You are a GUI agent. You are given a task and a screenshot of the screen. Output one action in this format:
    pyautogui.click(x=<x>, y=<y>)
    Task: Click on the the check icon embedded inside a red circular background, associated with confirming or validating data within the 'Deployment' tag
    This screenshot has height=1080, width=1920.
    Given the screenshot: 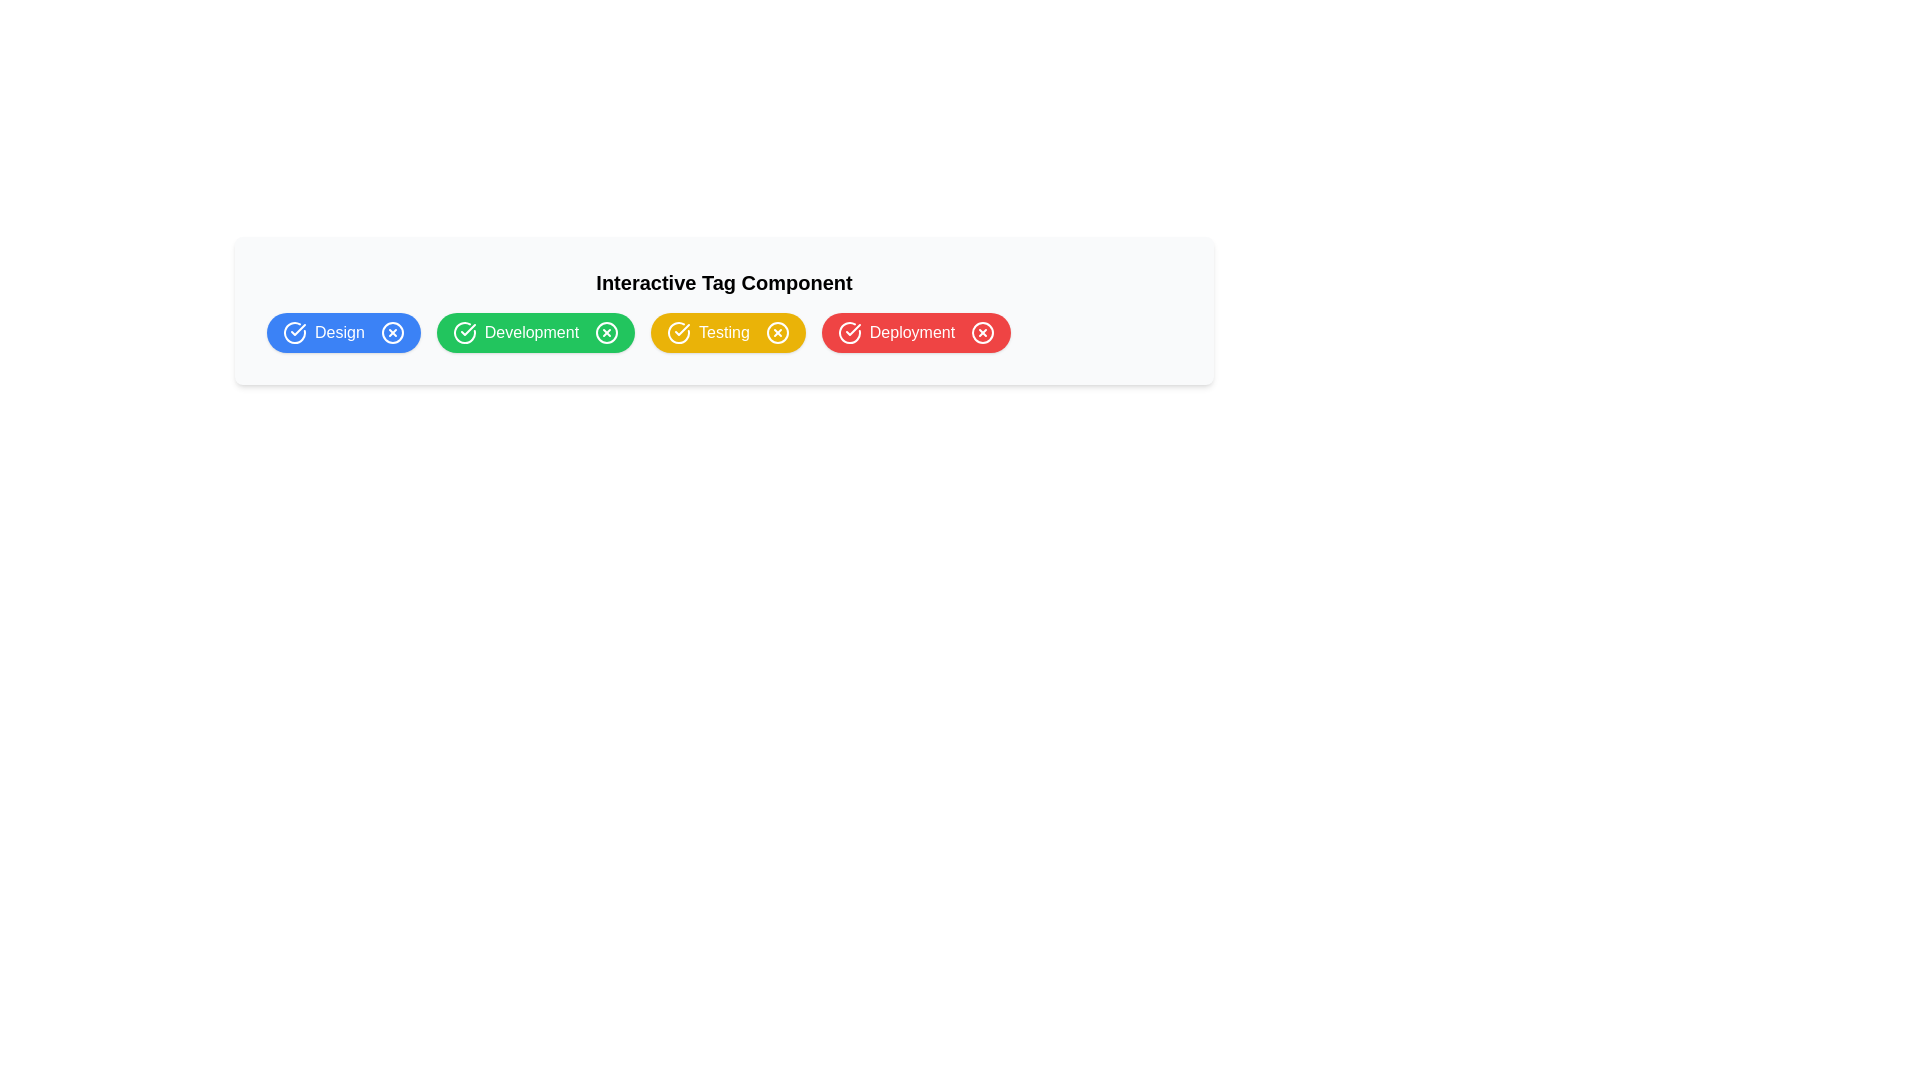 What is the action you would take?
    pyautogui.click(x=853, y=329)
    